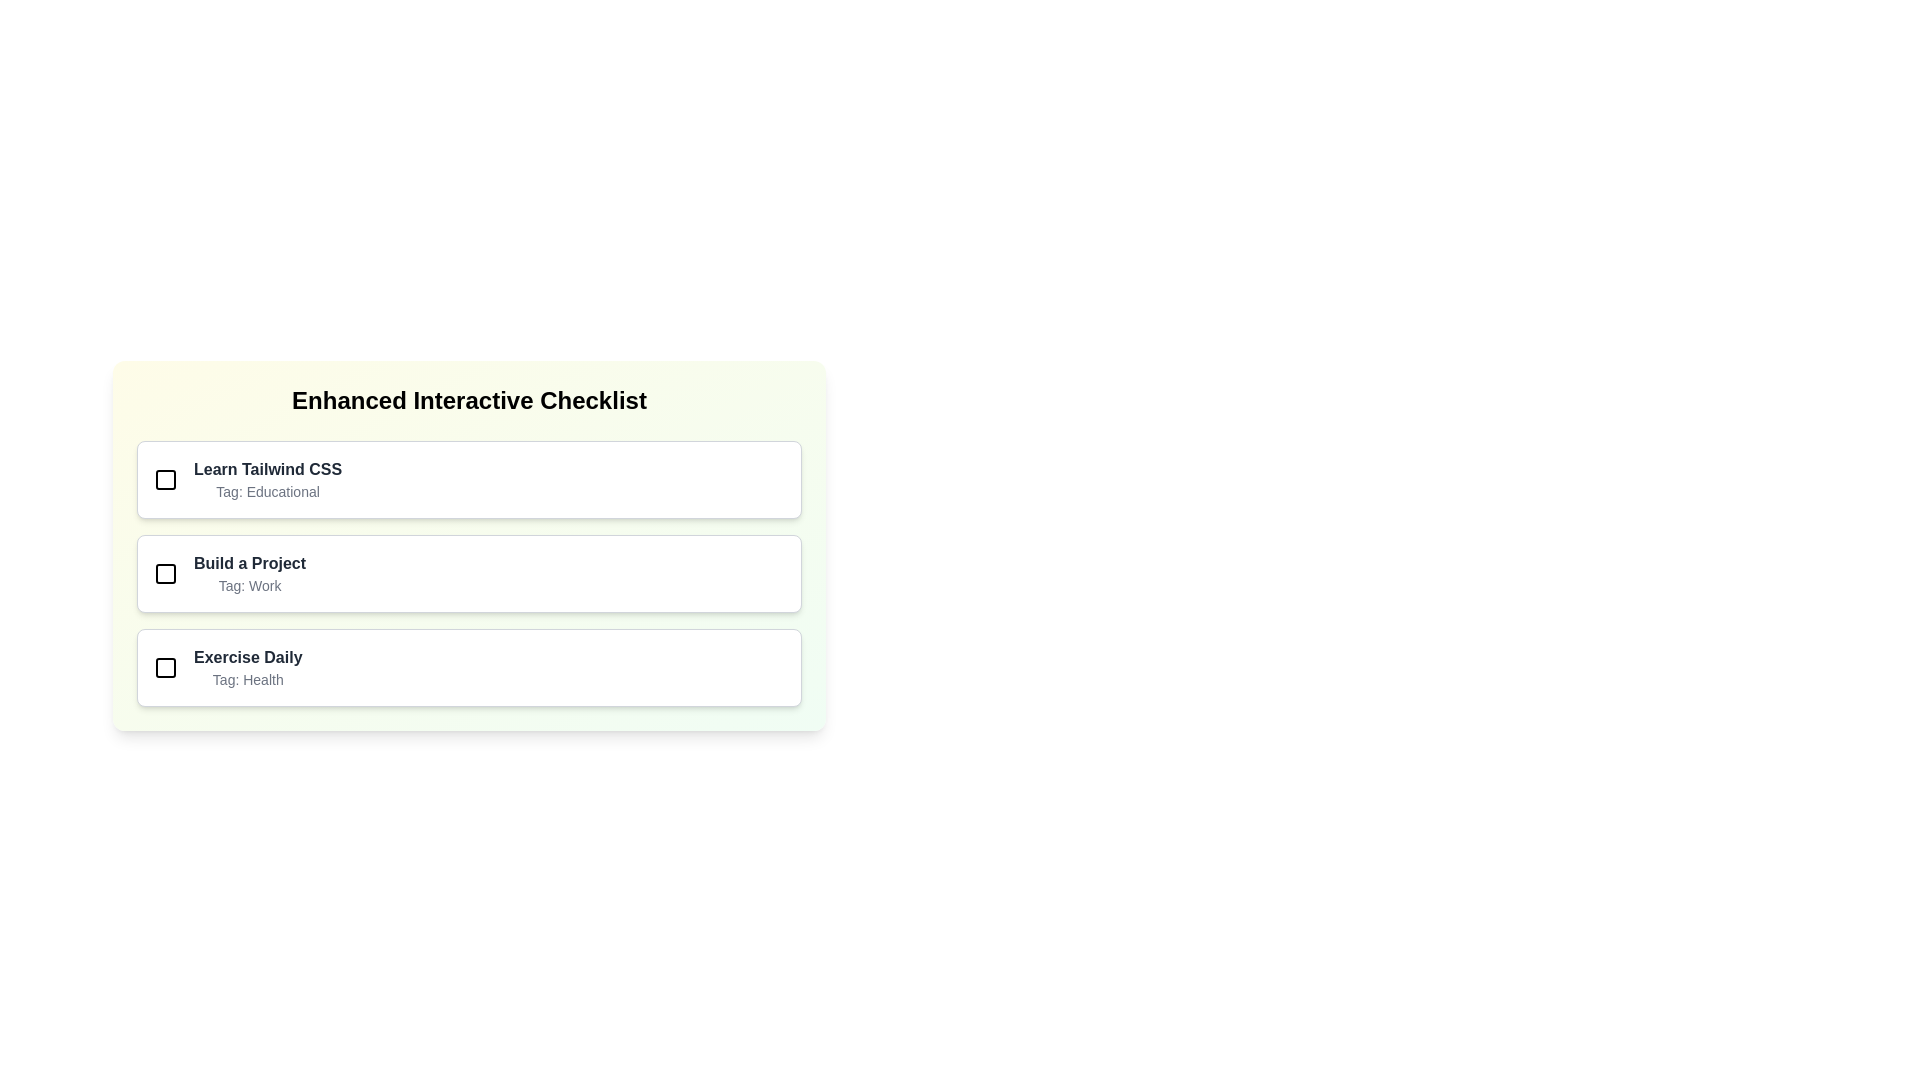  What do you see at coordinates (166, 574) in the screenshot?
I see `the Graphical Checkbox Marker located at the center of the second checkbox option in the 'Enhanced Interactive Checklist'` at bounding box center [166, 574].